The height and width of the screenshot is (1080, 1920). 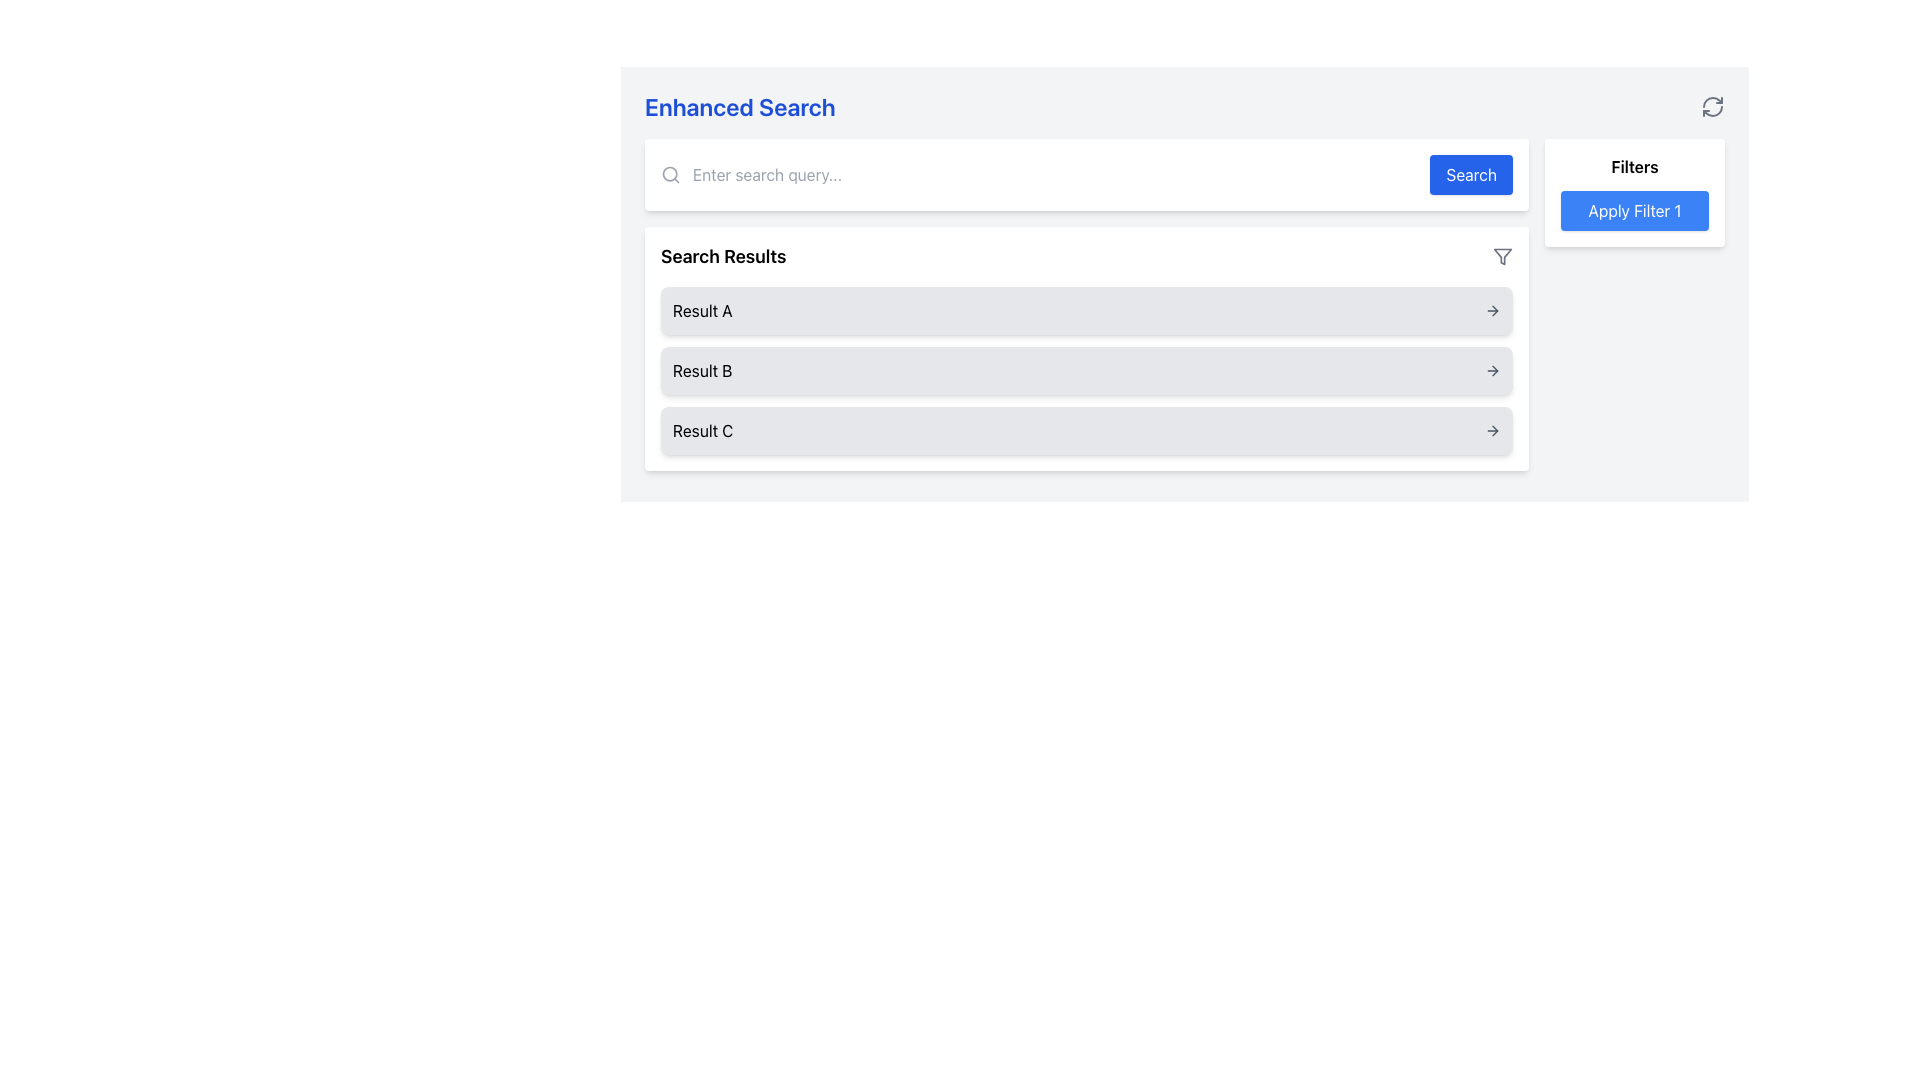 What do you see at coordinates (1492, 311) in the screenshot?
I see `the rightward-pointing arrow icon located inside the panel labeled 'Result A', which is positioned at the far-right of the panel and aligns horizontally with the label text` at bounding box center [1492, 311].